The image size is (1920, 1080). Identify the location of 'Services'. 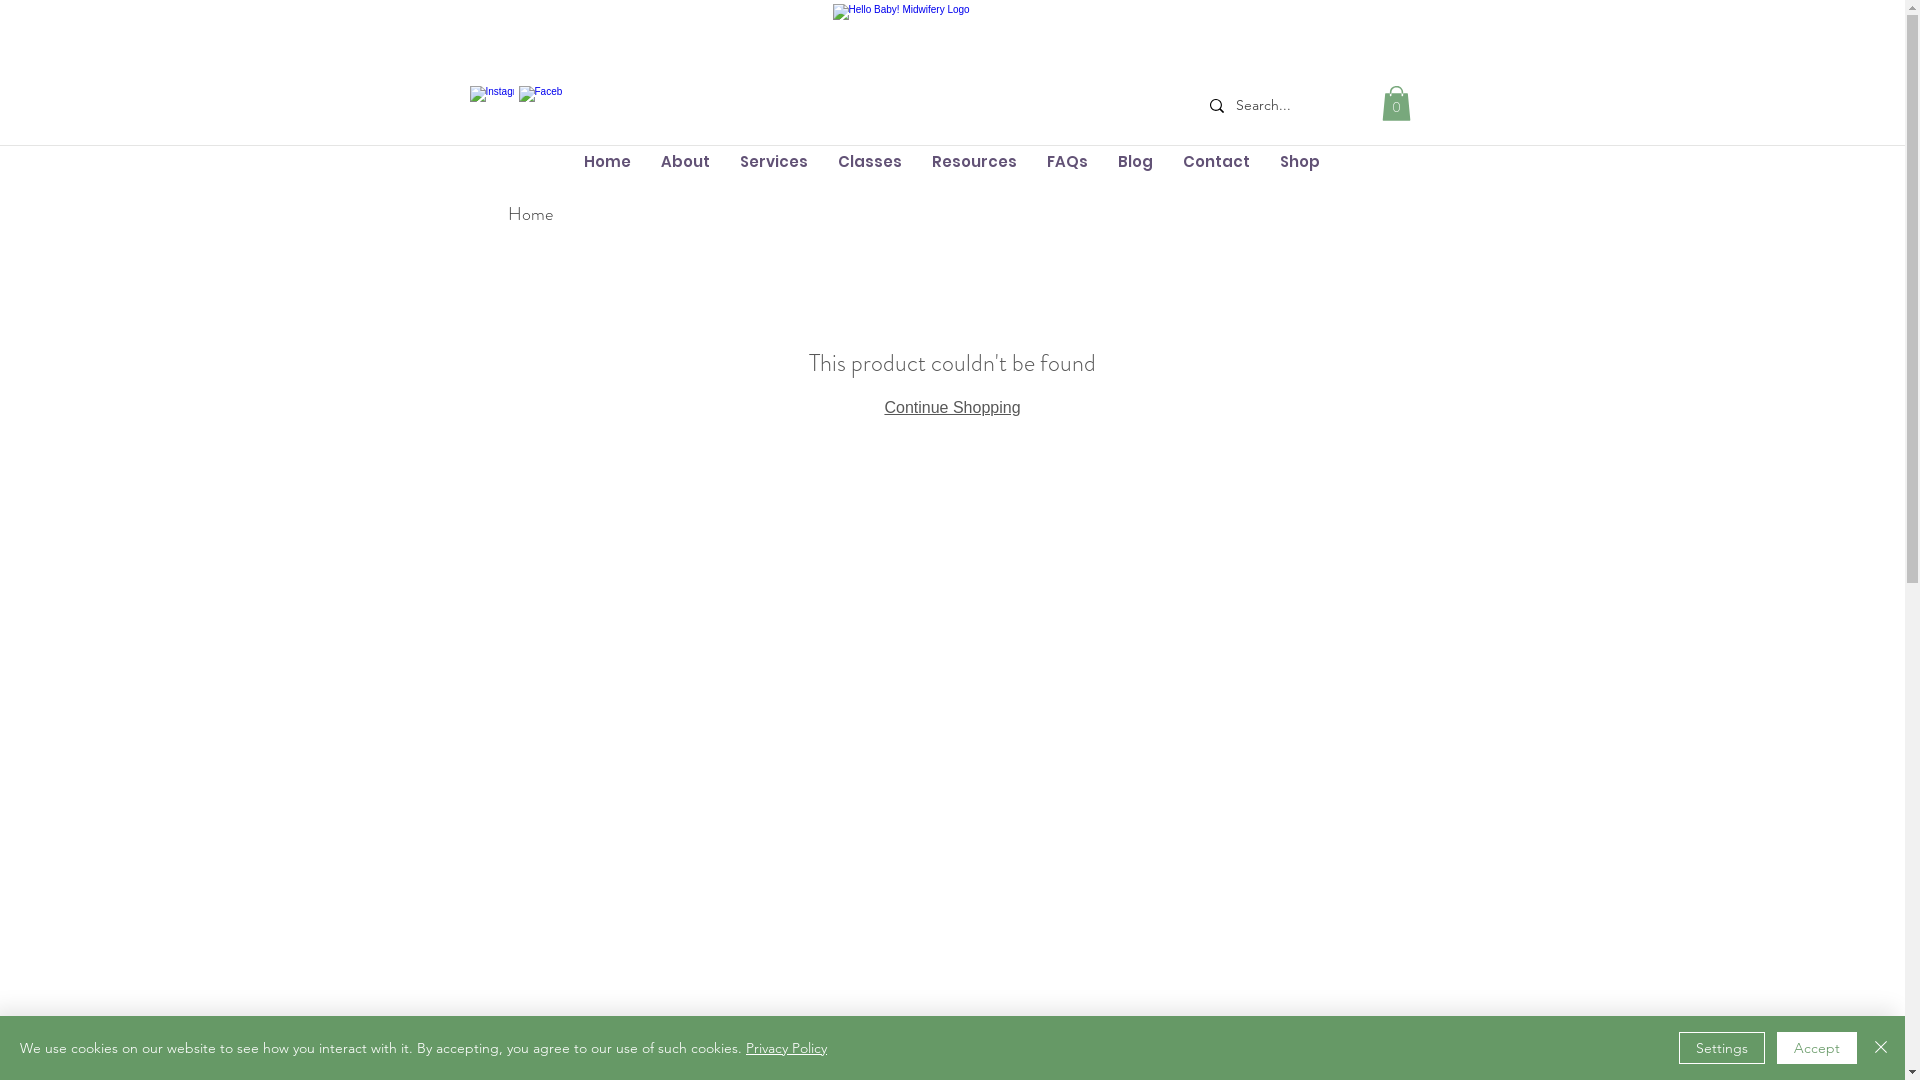
(771, 160).